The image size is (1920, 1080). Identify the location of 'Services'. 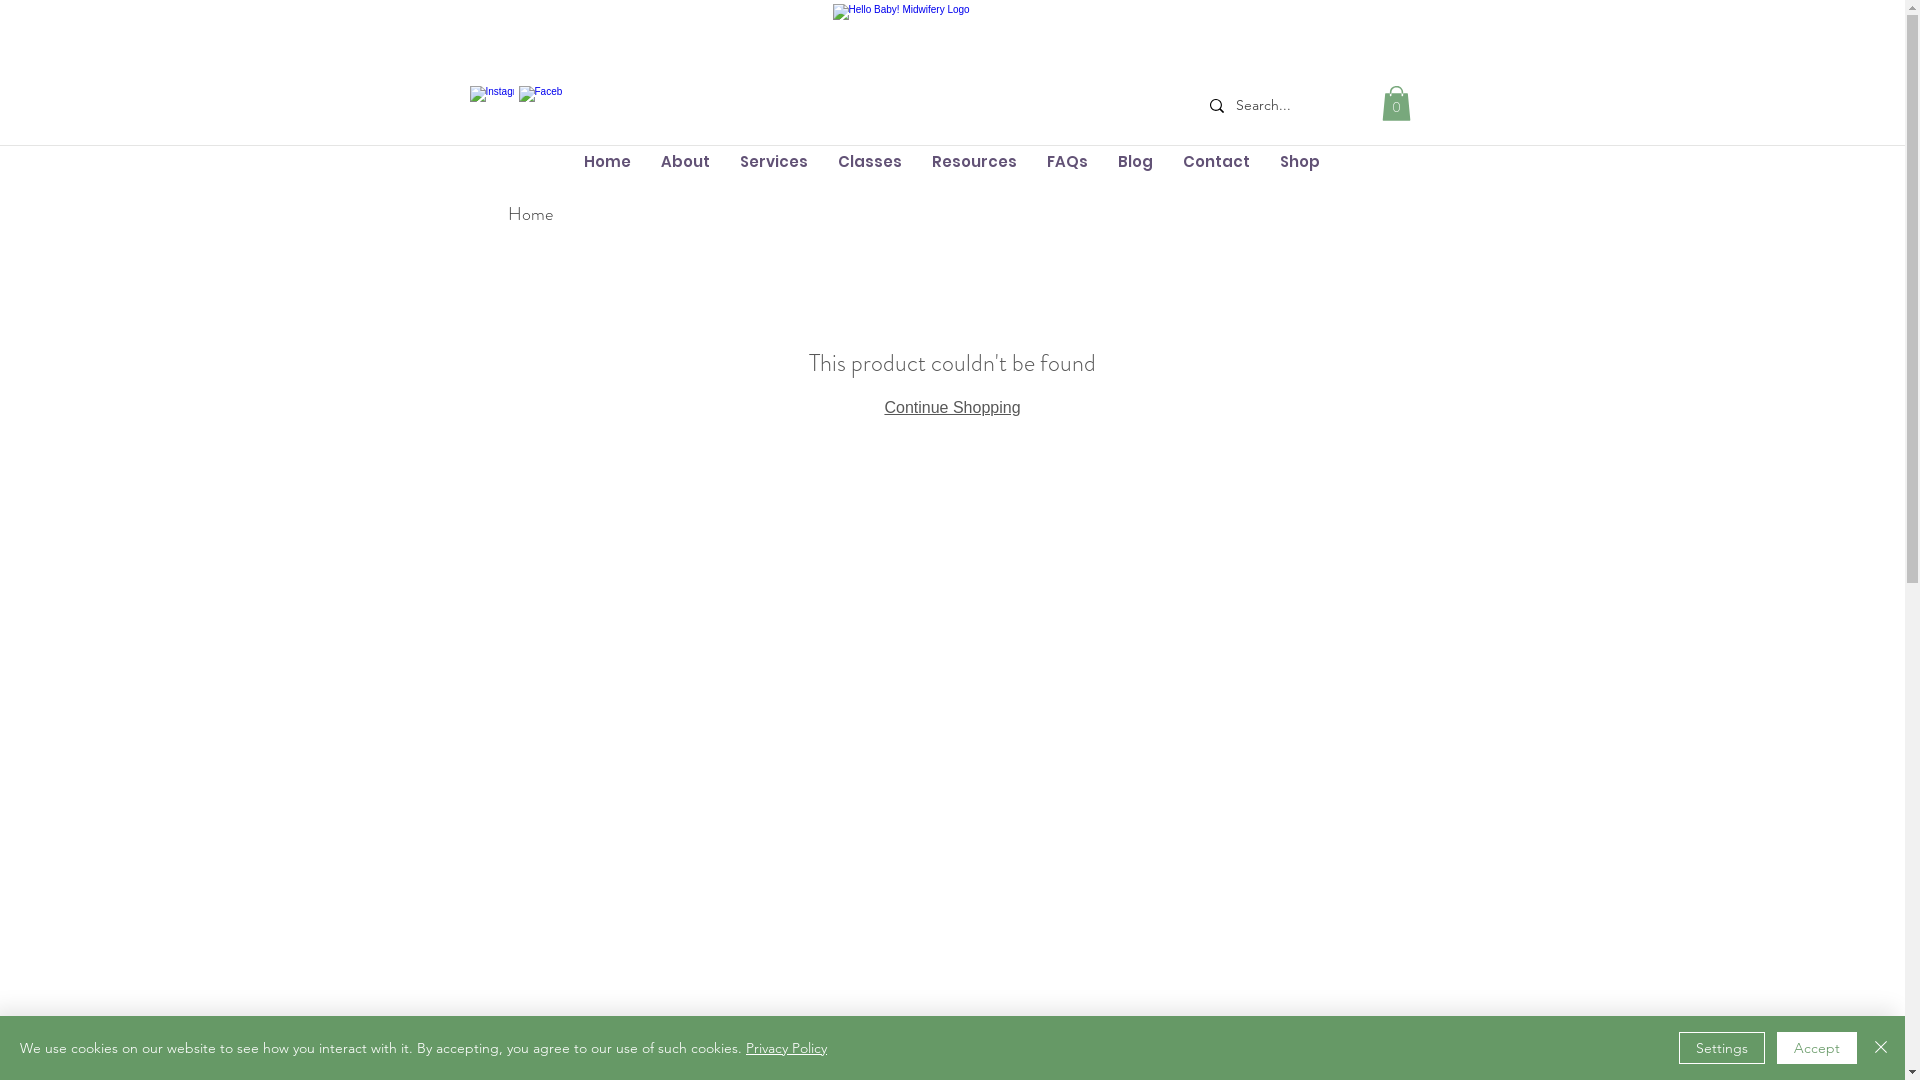
(771, 160).